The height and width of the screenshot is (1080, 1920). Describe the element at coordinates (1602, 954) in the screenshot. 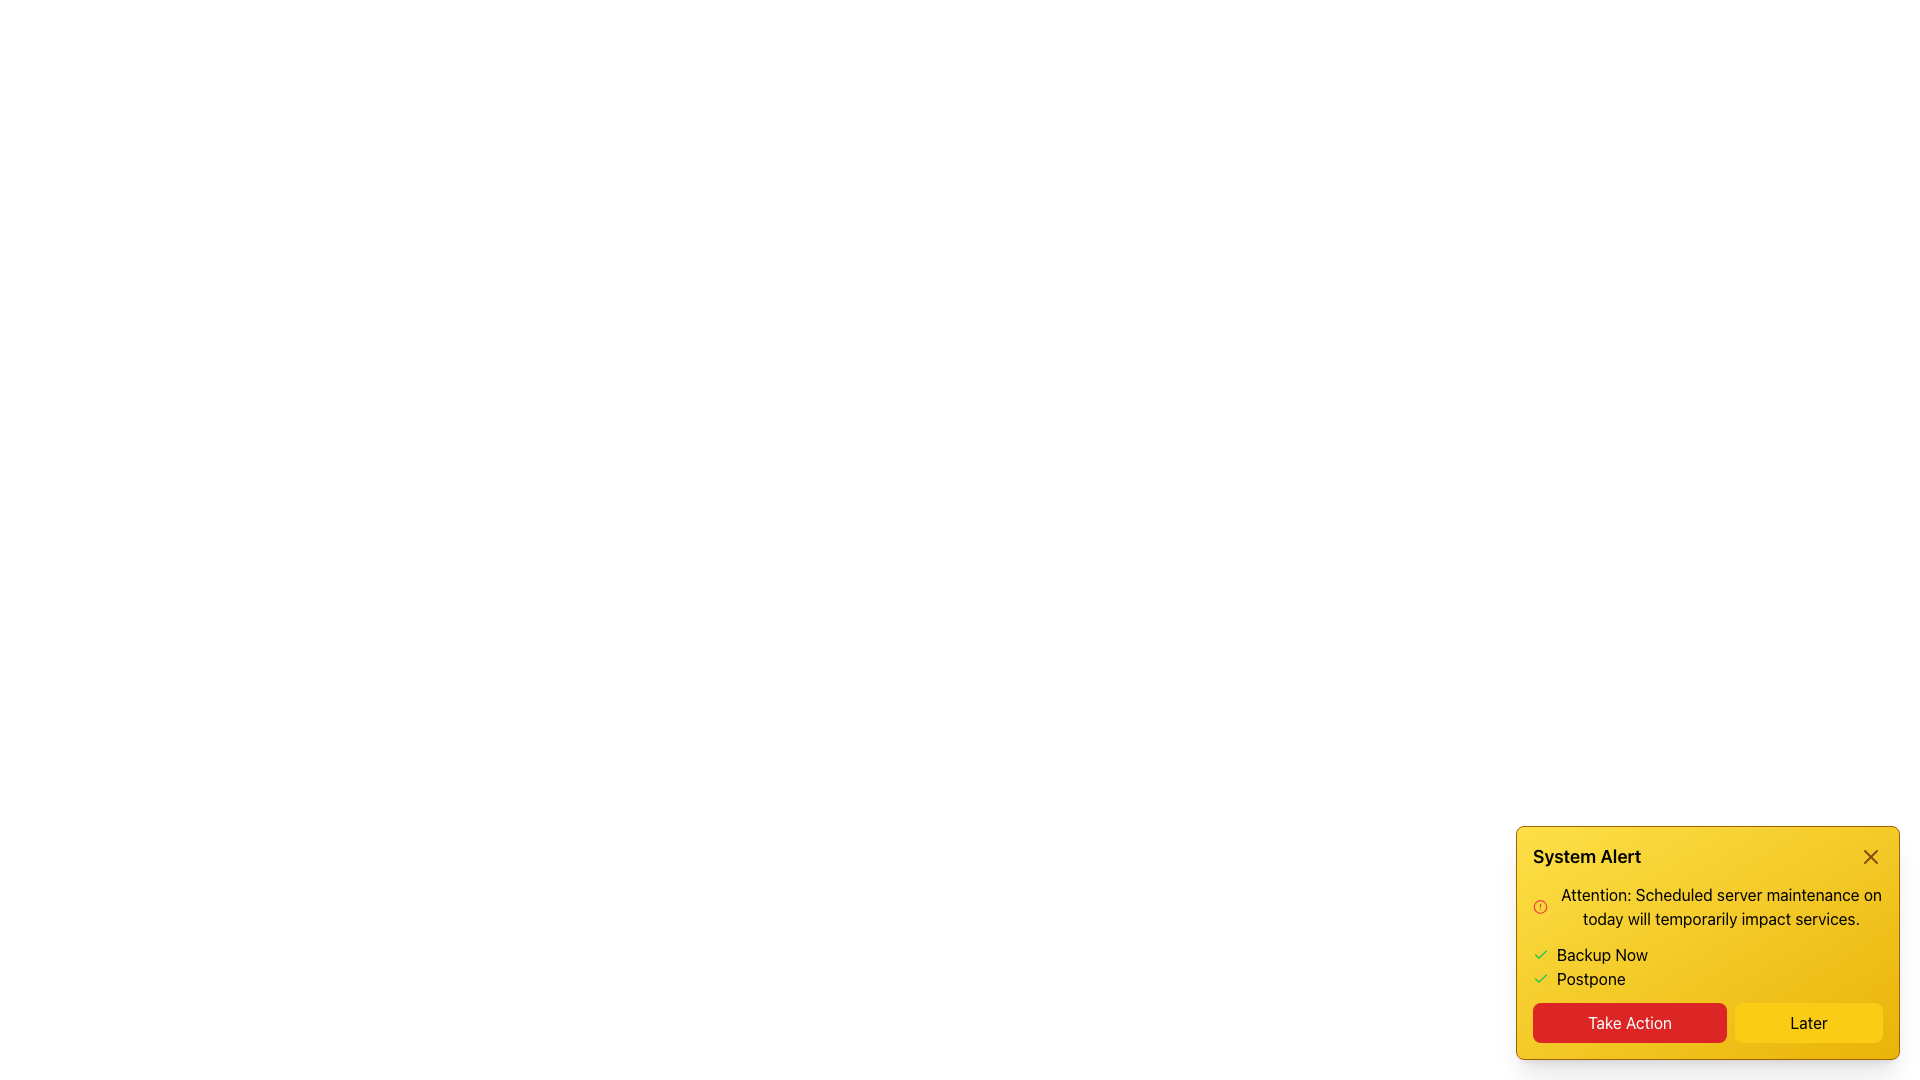

I see `the 'Backup Now' text label, which is bold black on a yellow background, part of the 'System Alert' notification interface` at that location.